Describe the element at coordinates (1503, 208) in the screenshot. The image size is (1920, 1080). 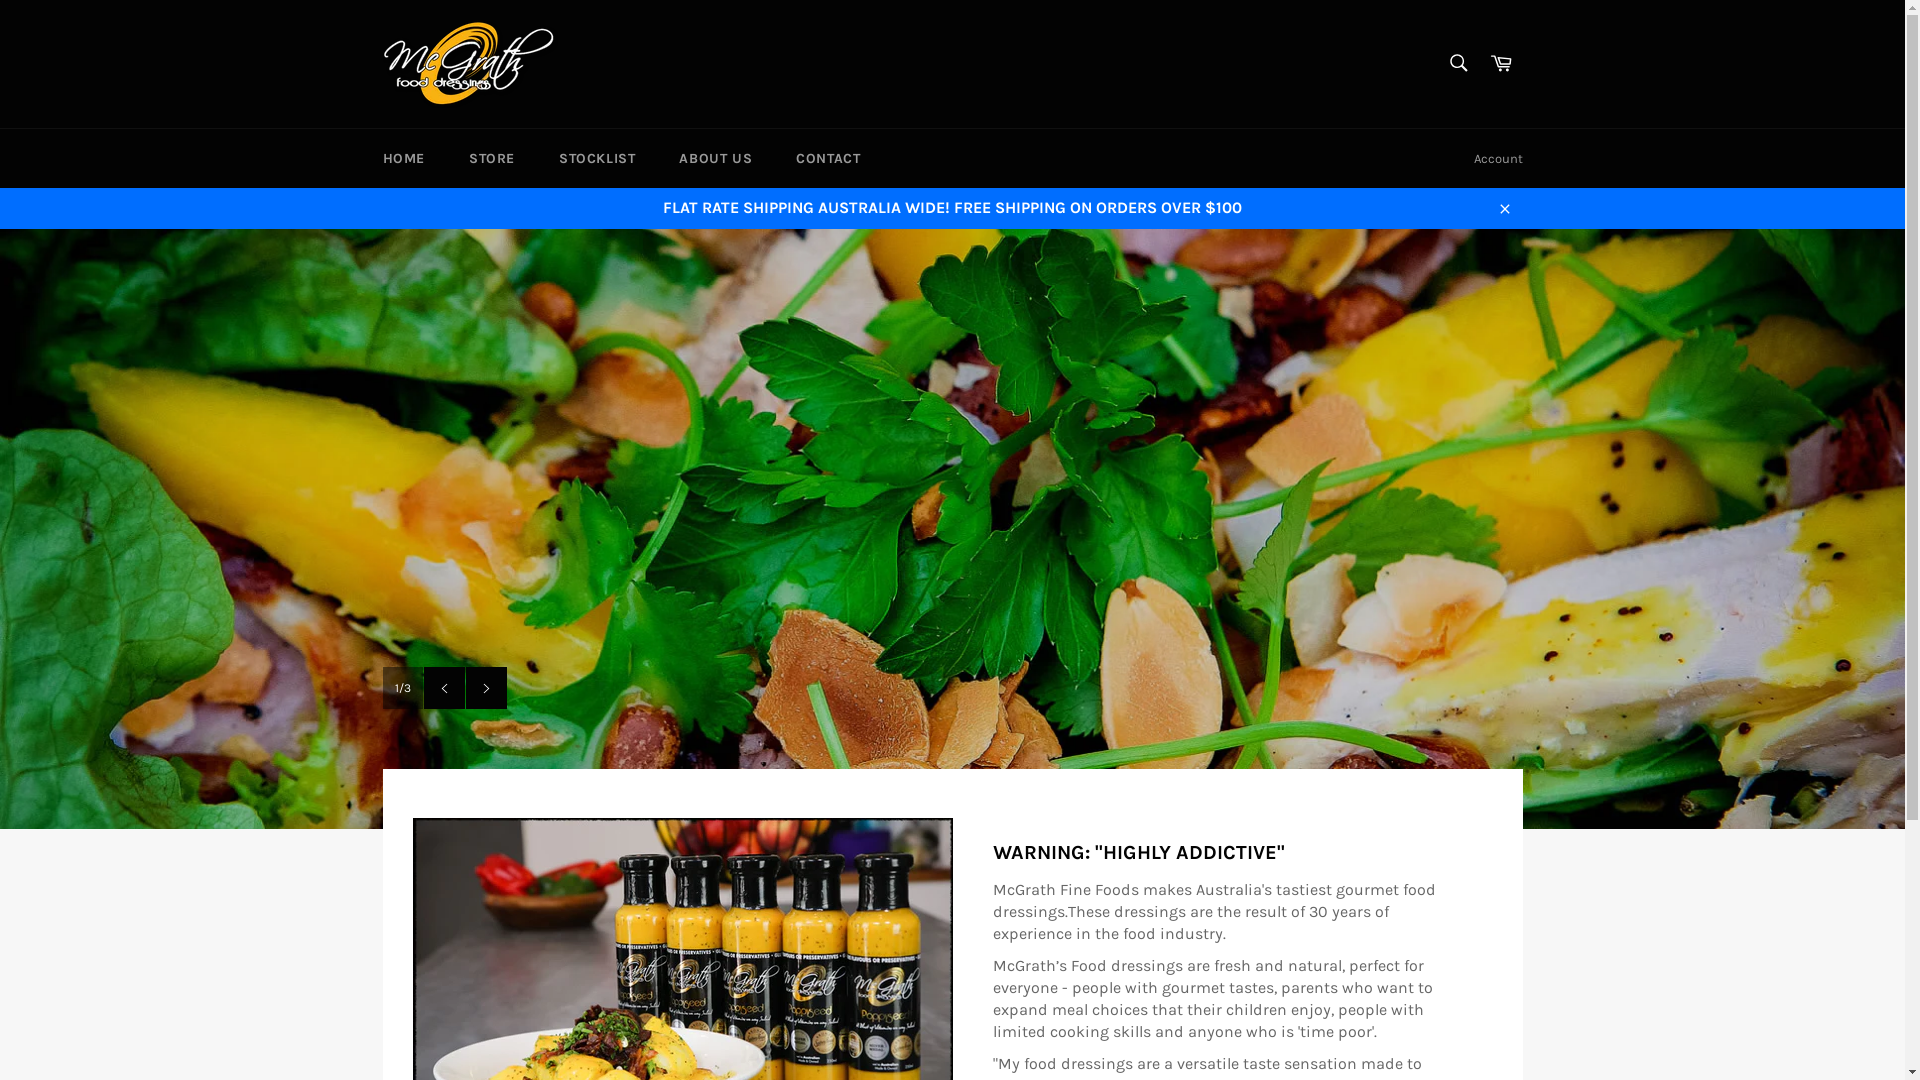
I see `'Close'` at that location.